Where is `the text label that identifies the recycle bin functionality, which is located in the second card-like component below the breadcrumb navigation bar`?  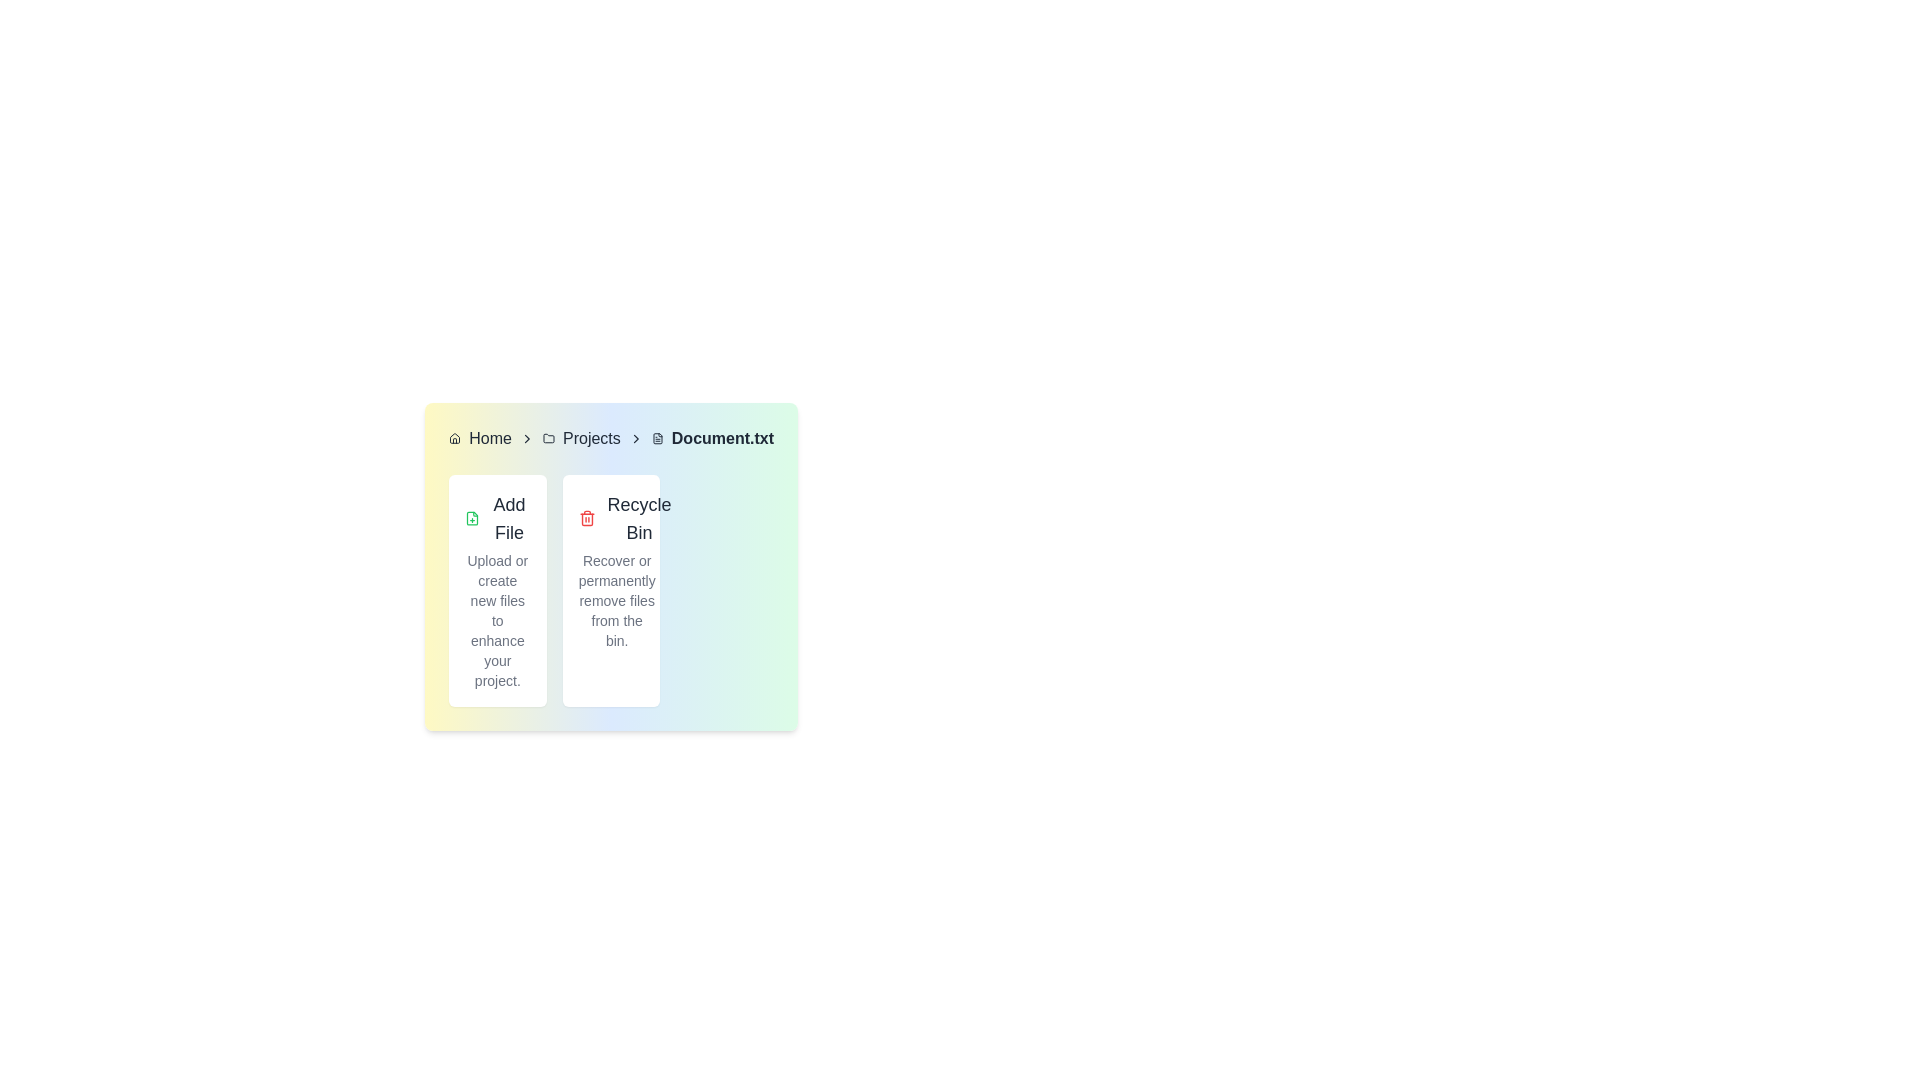
the text label that identifies the recycle bin functionality, which is located in the second card-like component below the breadcrumb navigation bar is located at coordinates (638, 518).